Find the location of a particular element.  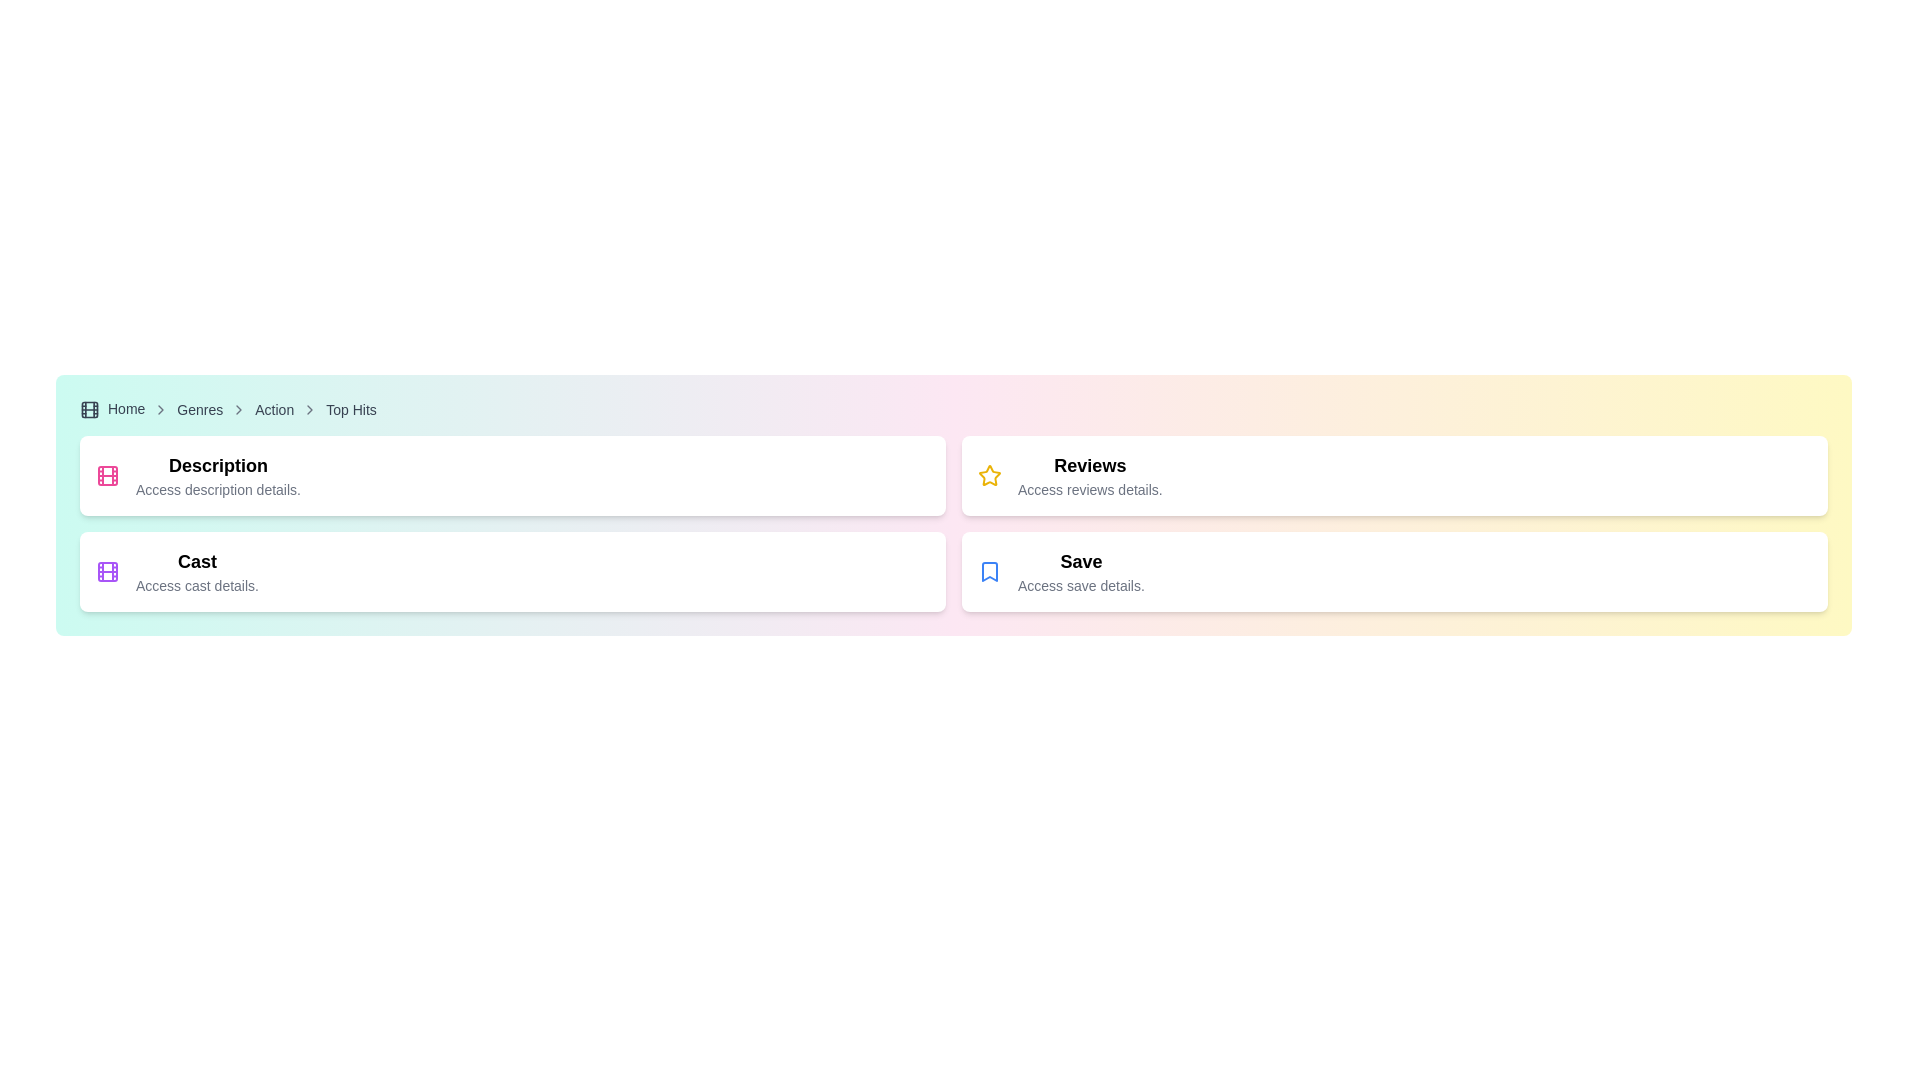

information provided in the Text block with title and subtitle located in the second section on the left side of the interface, directly below the 'Description' section is located at coordinates (197, 572).